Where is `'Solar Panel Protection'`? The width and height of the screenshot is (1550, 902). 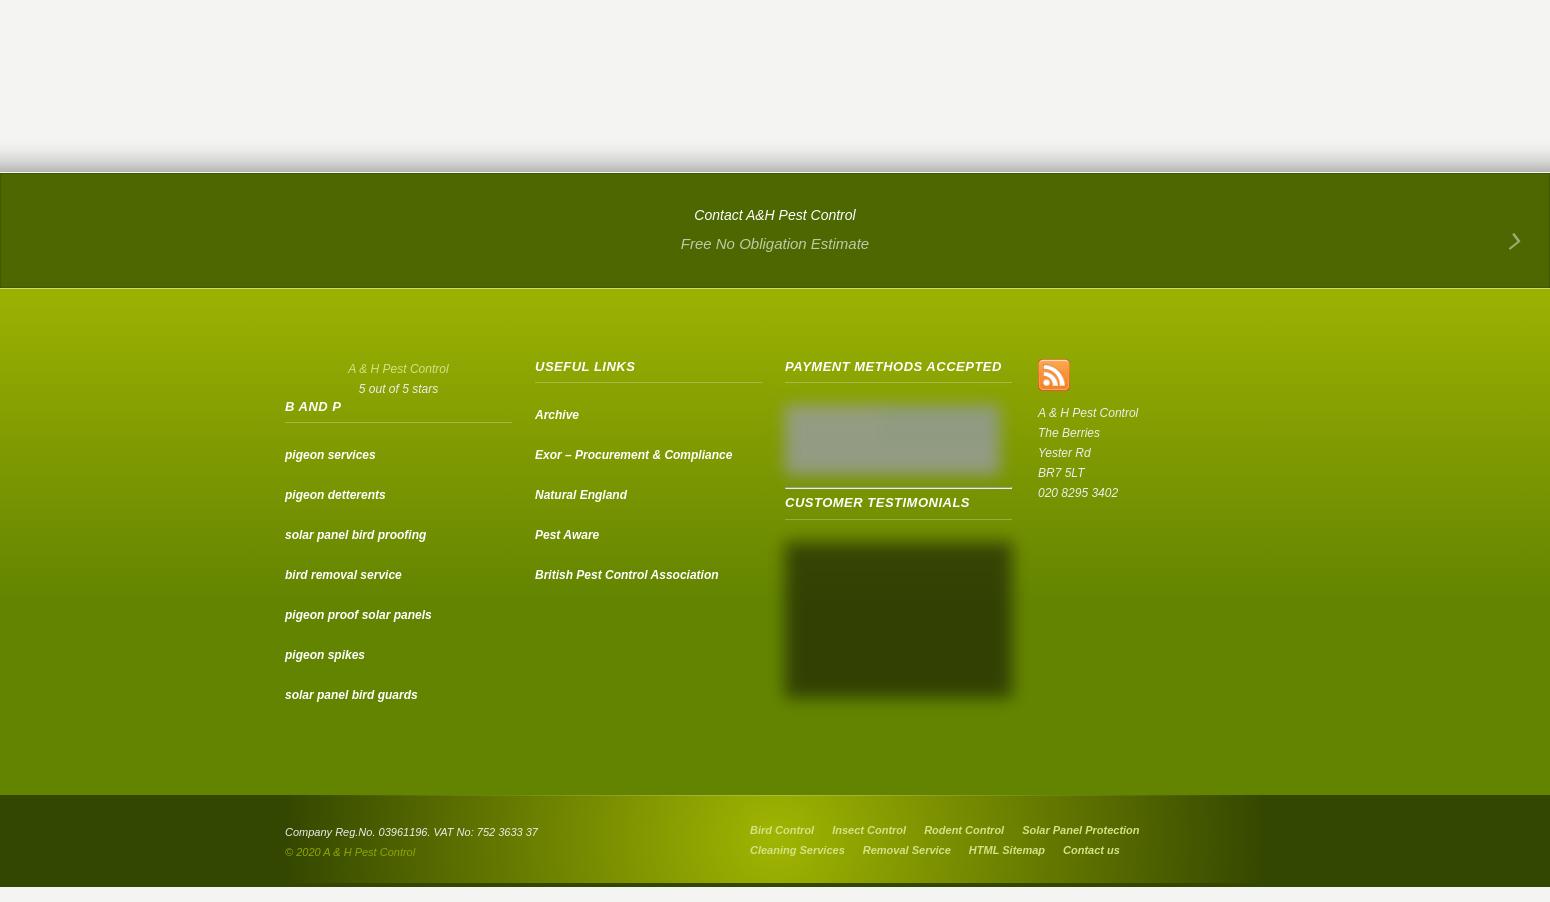
'Solar Panel Protection' is located at coordinates (1080, 830).